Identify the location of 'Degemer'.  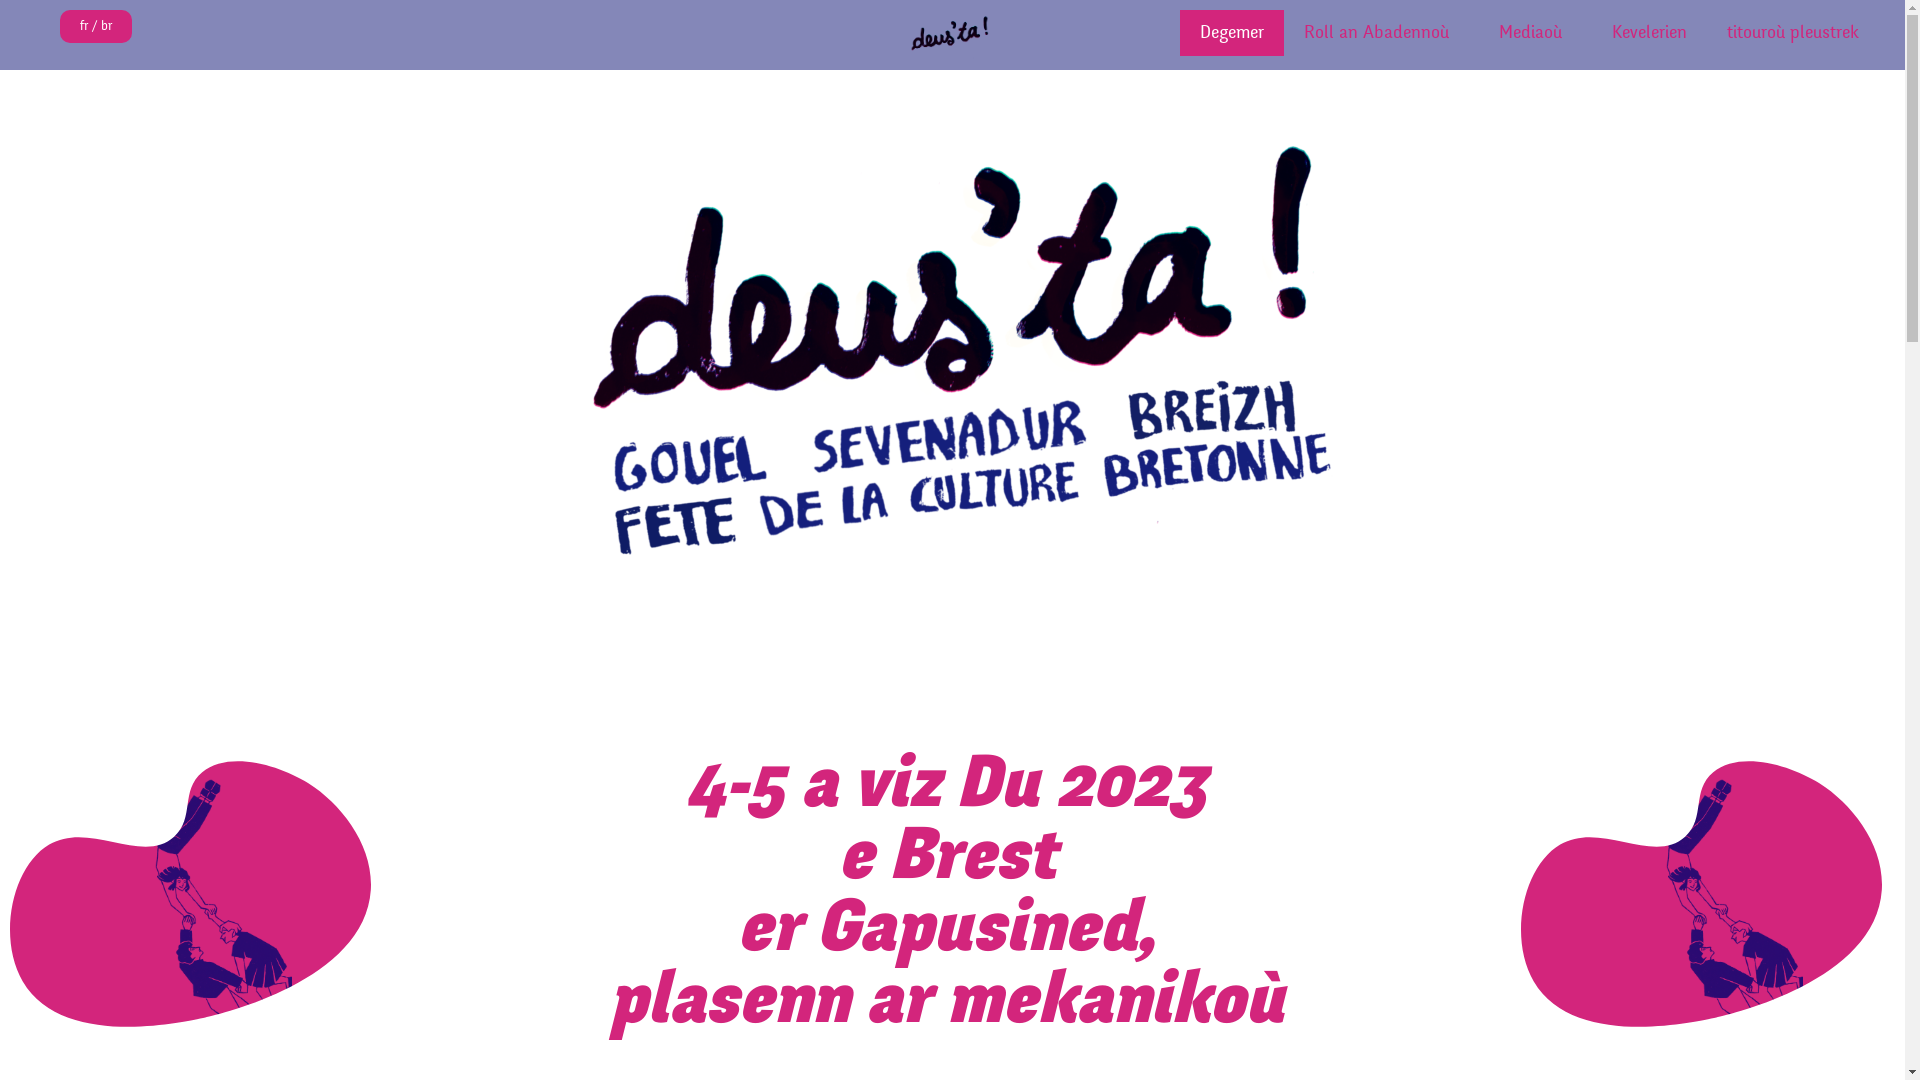
(1180, 33).